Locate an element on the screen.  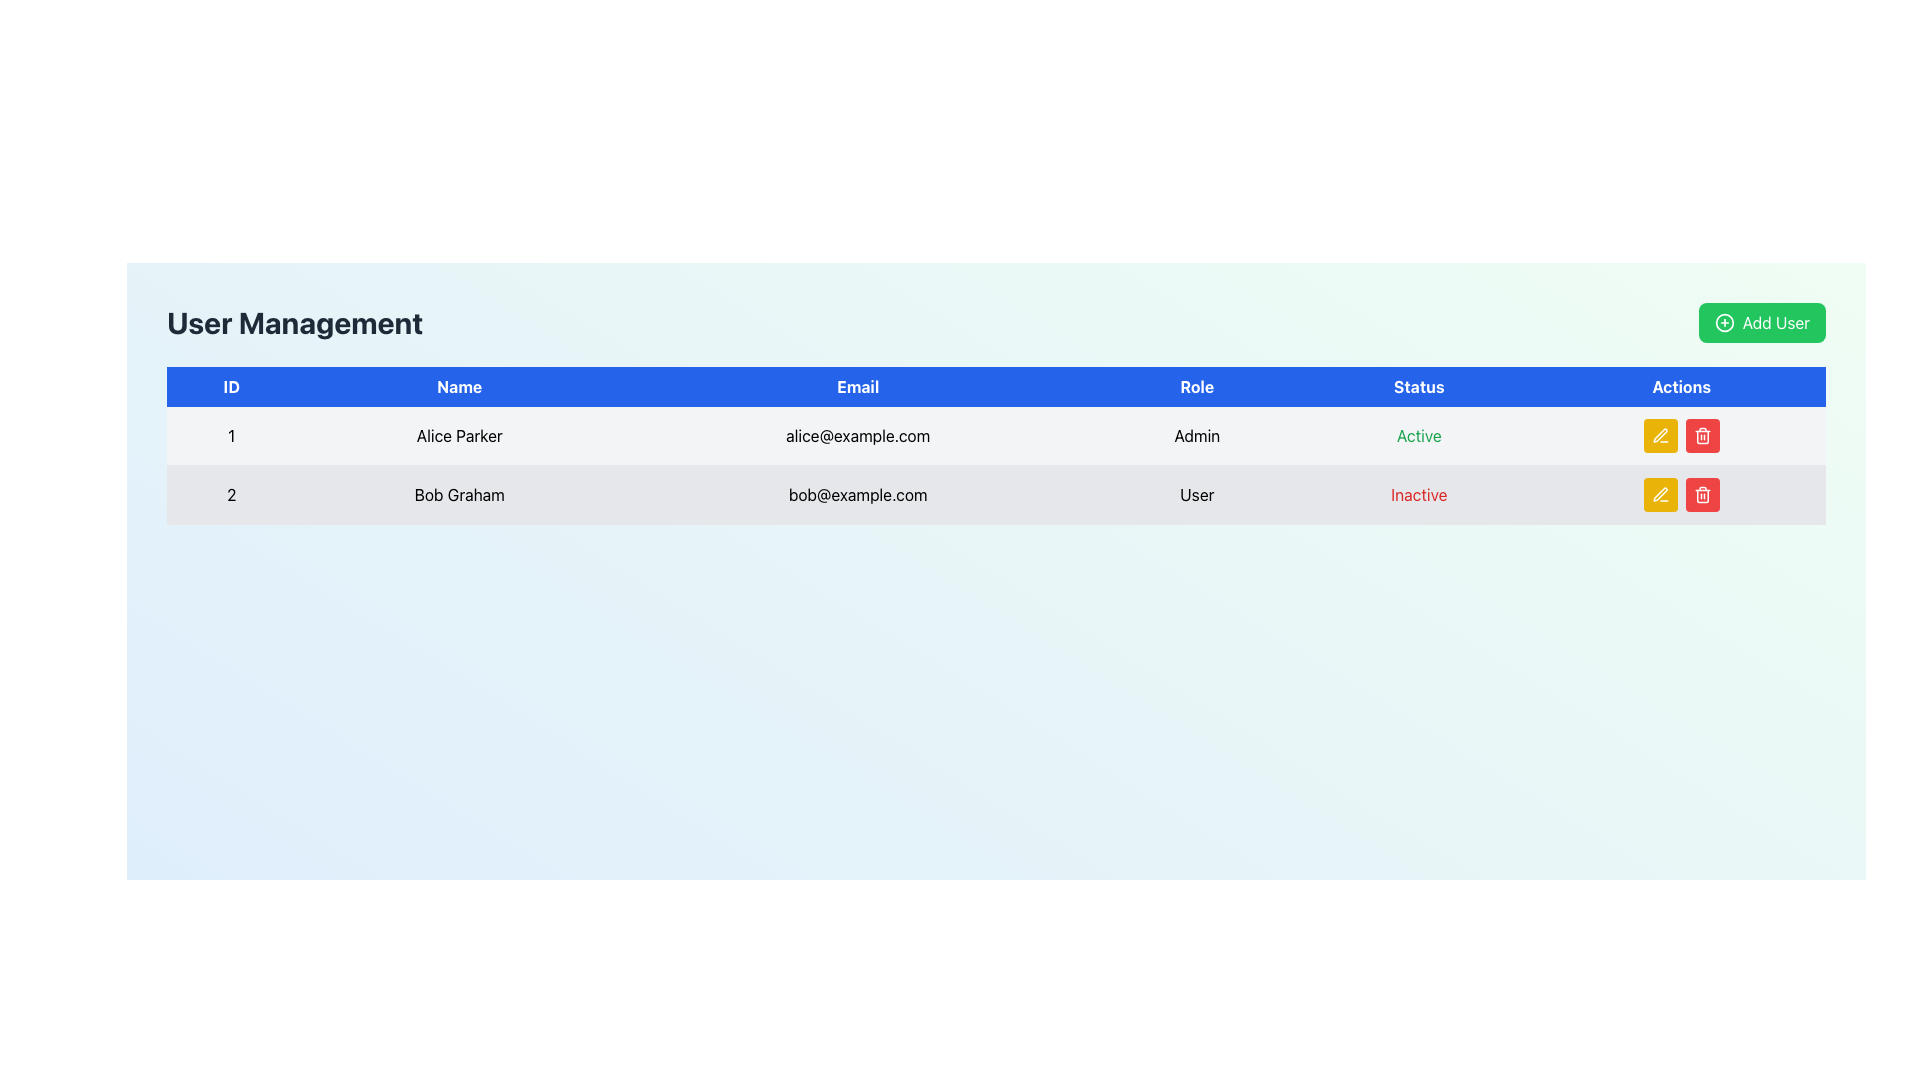
the header label for email addresses in the data table, which is the third column after 'ID' and 'Name' is located at coordinates (858, 386).